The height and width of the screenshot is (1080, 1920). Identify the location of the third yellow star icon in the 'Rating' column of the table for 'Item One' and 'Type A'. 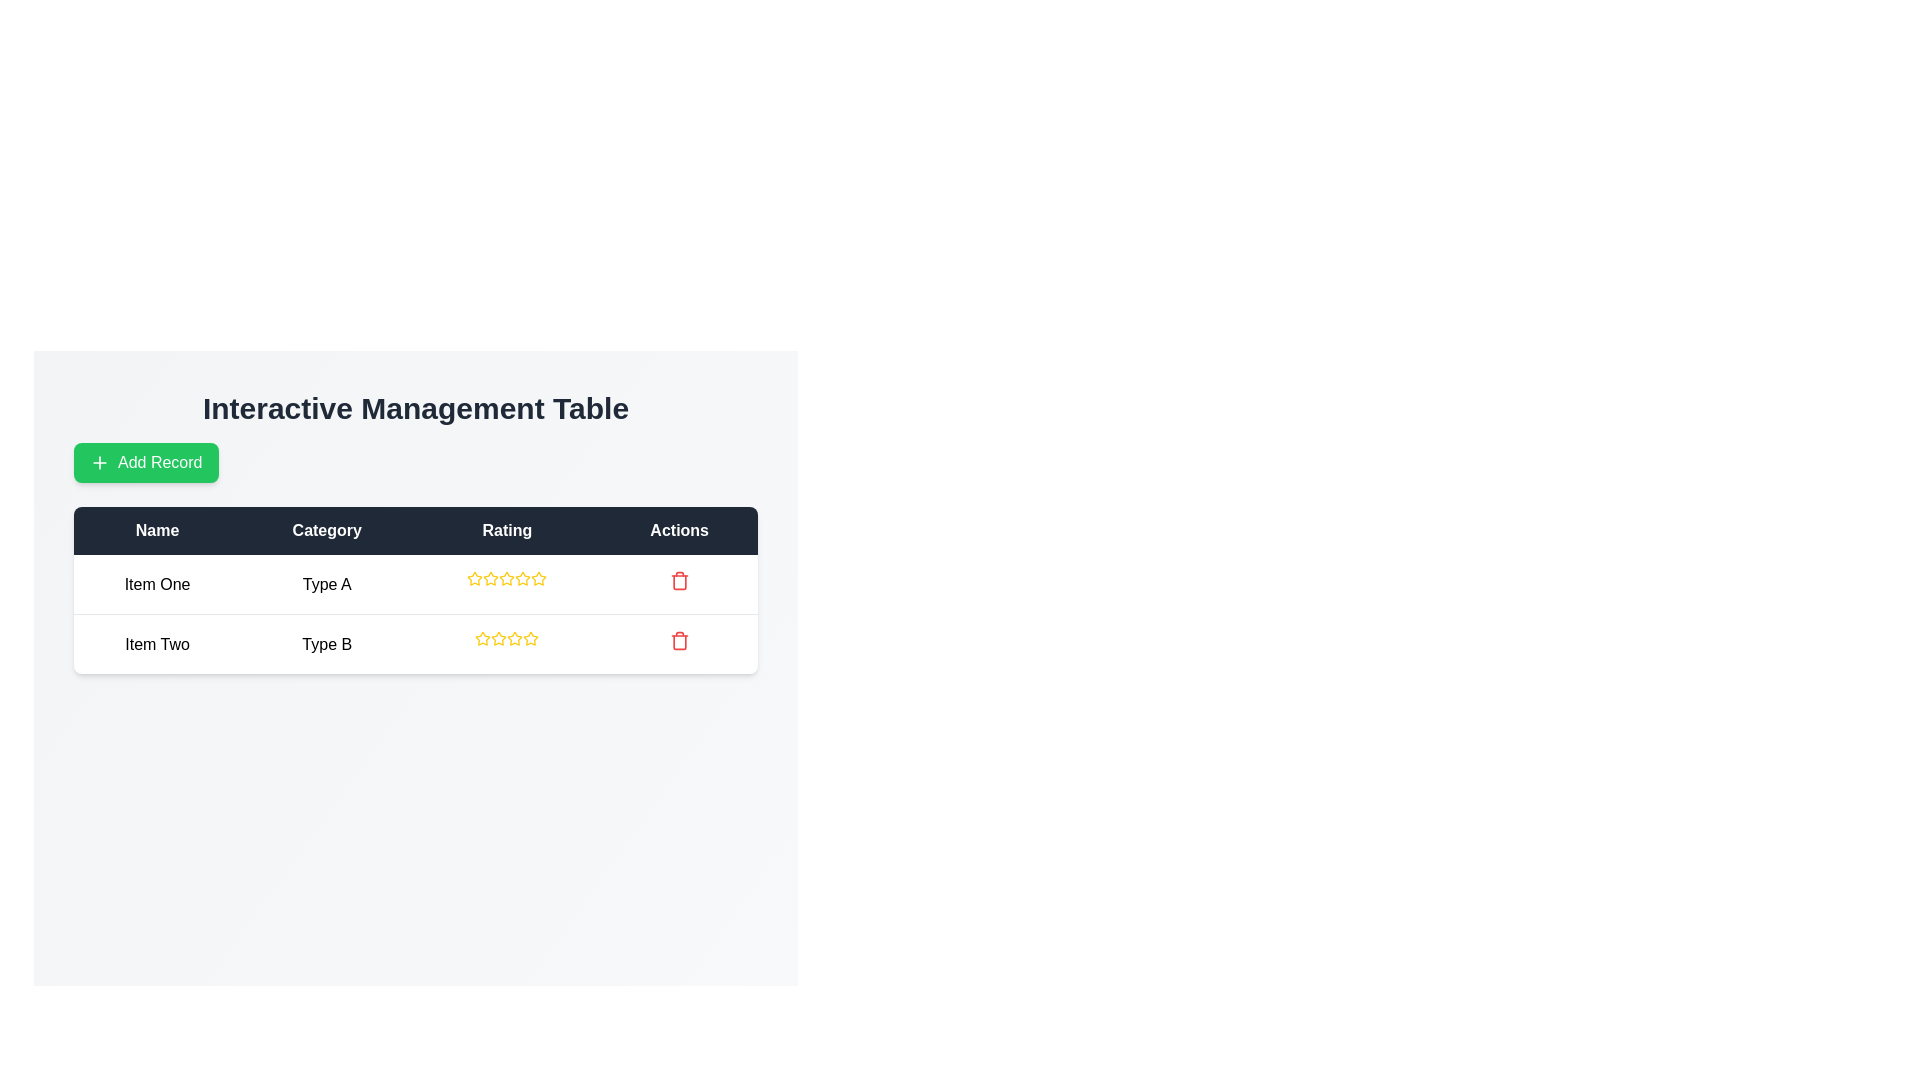
(507, 578).